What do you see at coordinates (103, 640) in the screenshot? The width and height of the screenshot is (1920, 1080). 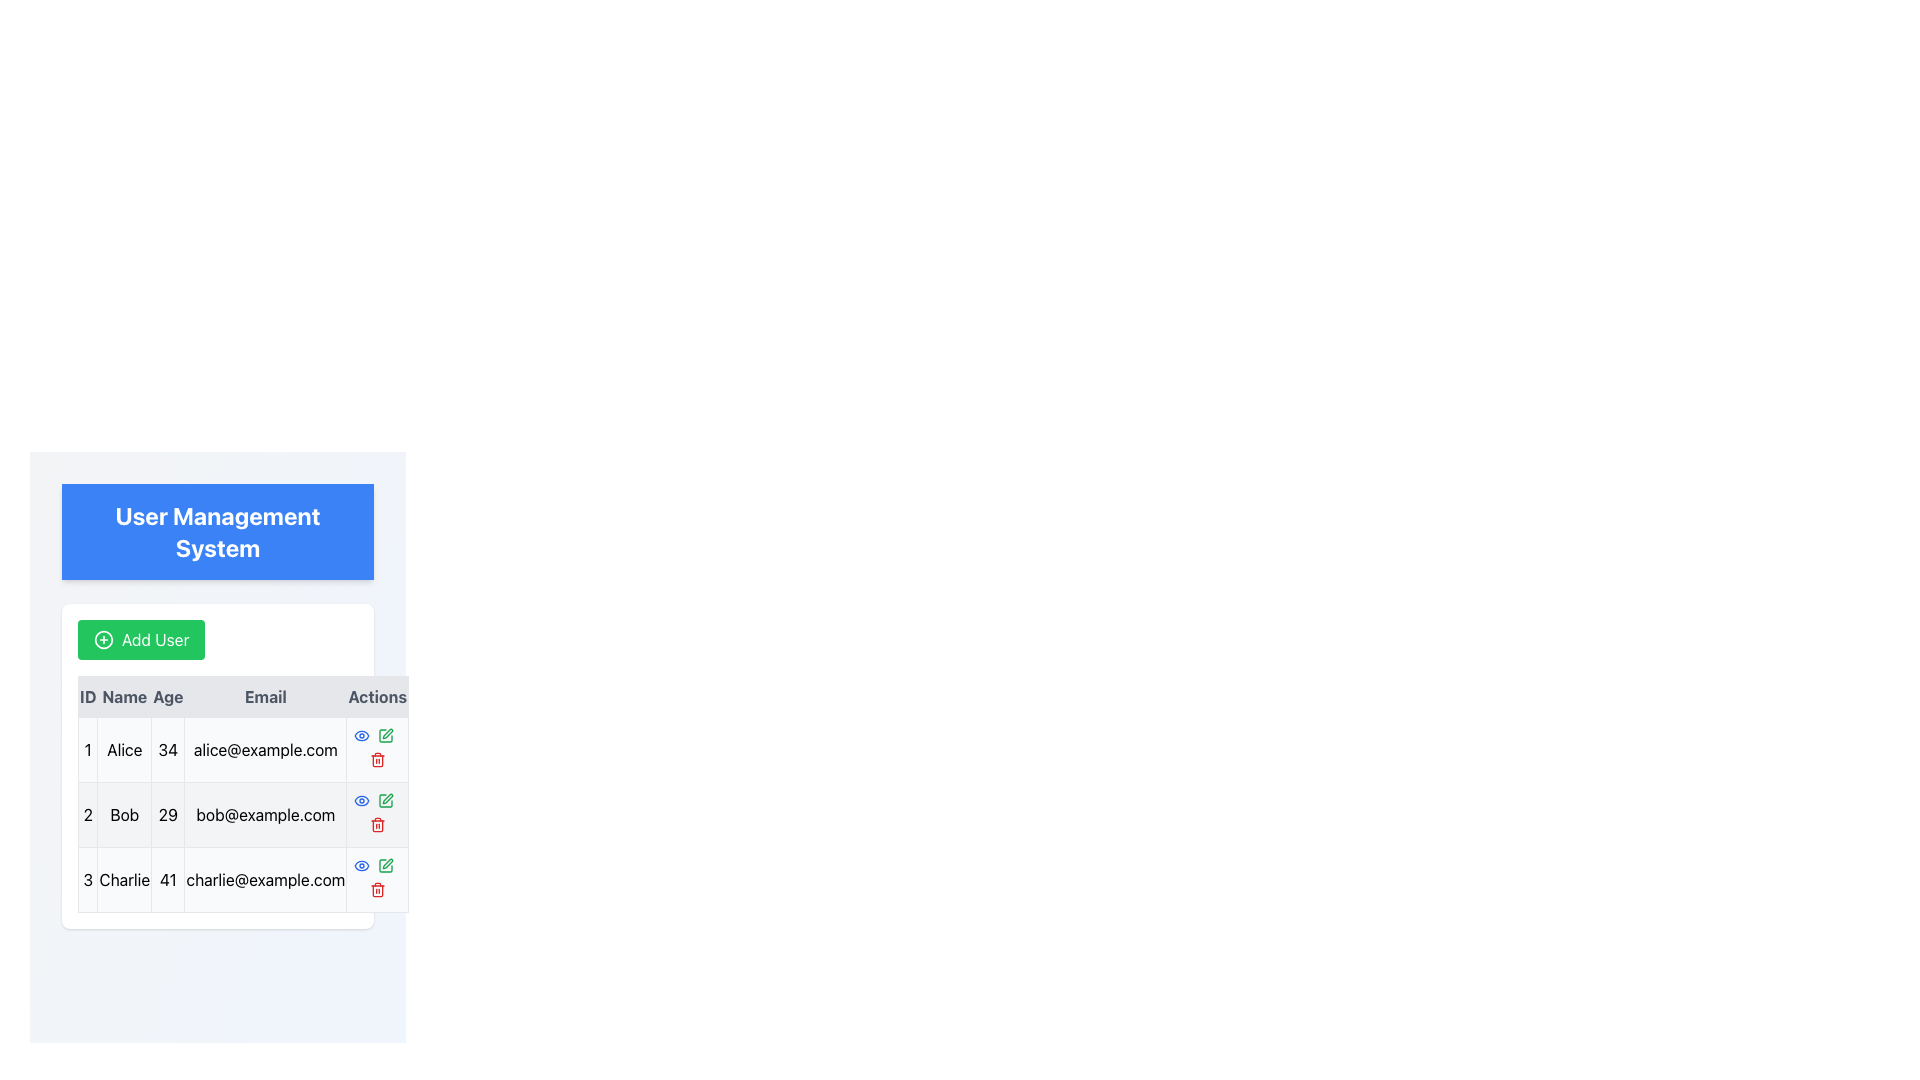 I see `the circular graphic element that is part of the 'Add User' button in the user management interface` at bounding box center [103, 640].